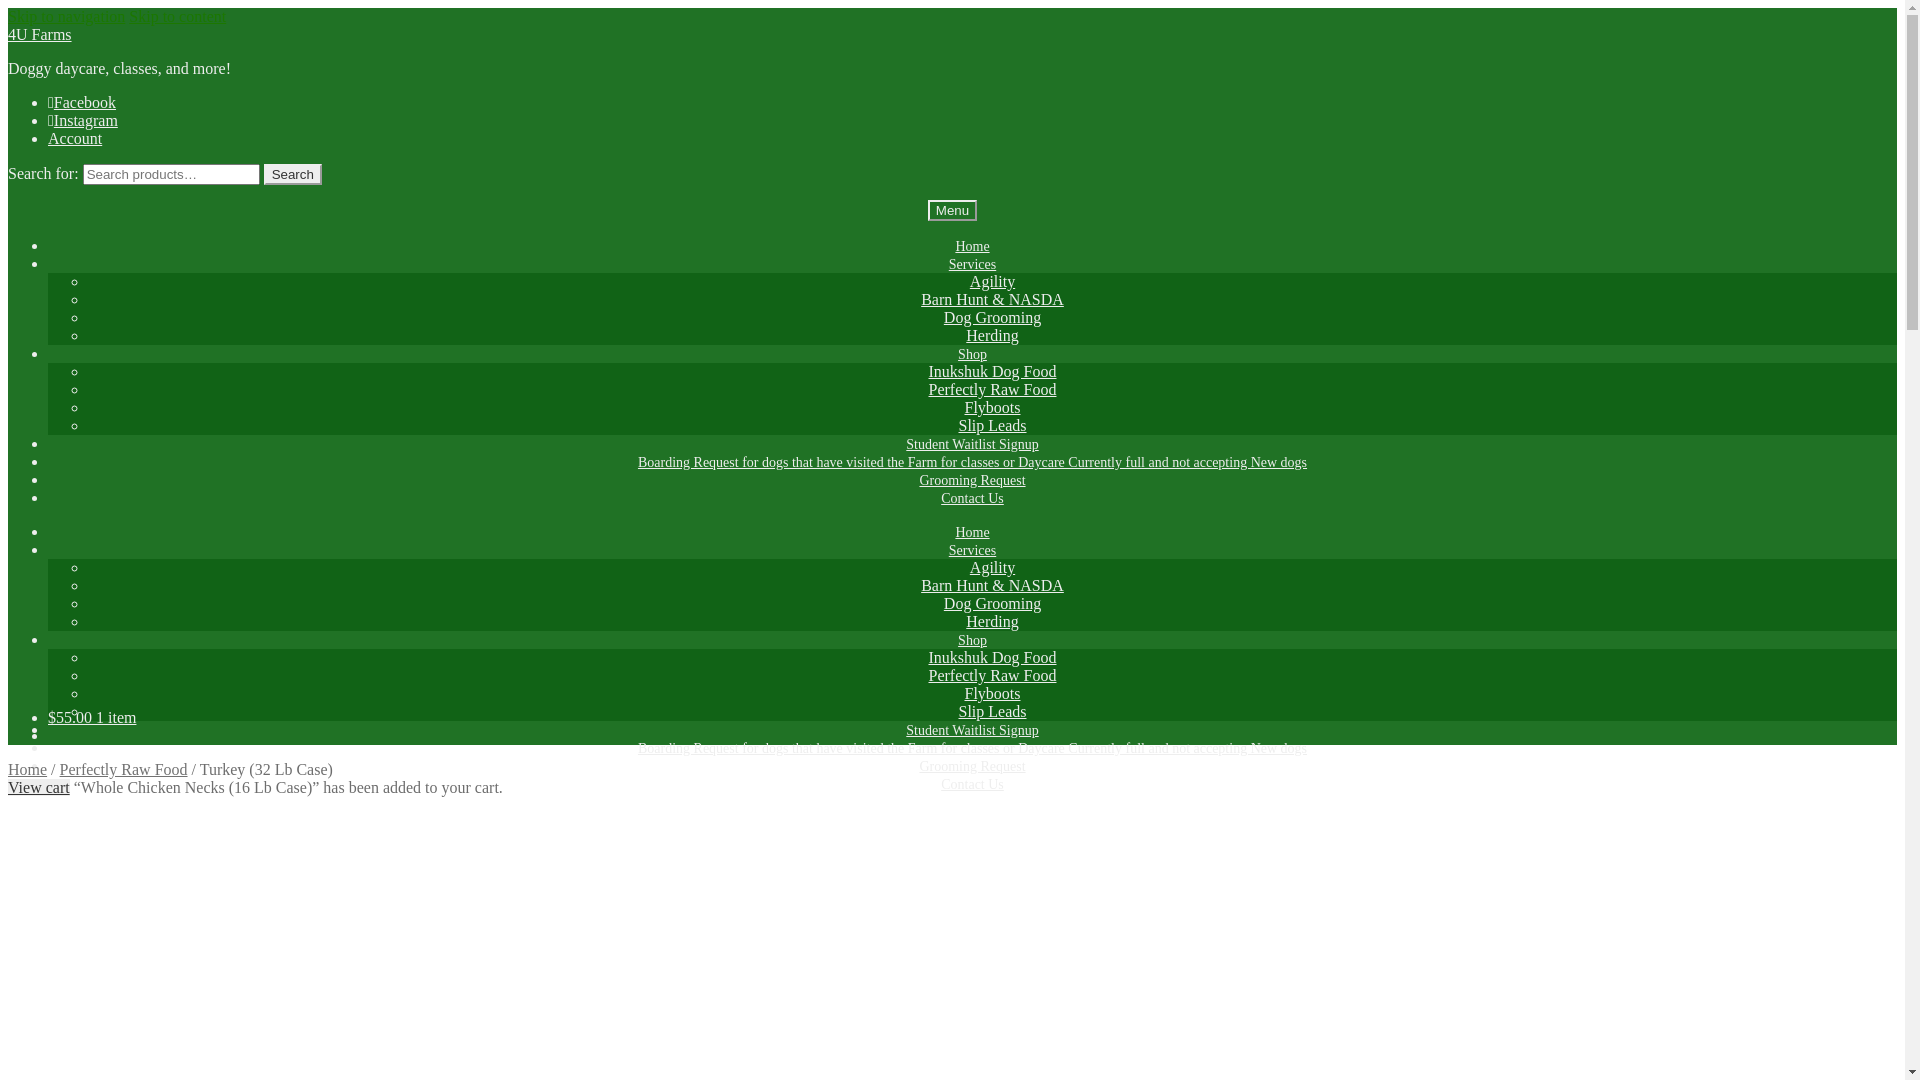 The height and width of the screenshot is (1080, 1920). I want to click on 'Menu', so click(951, 210).